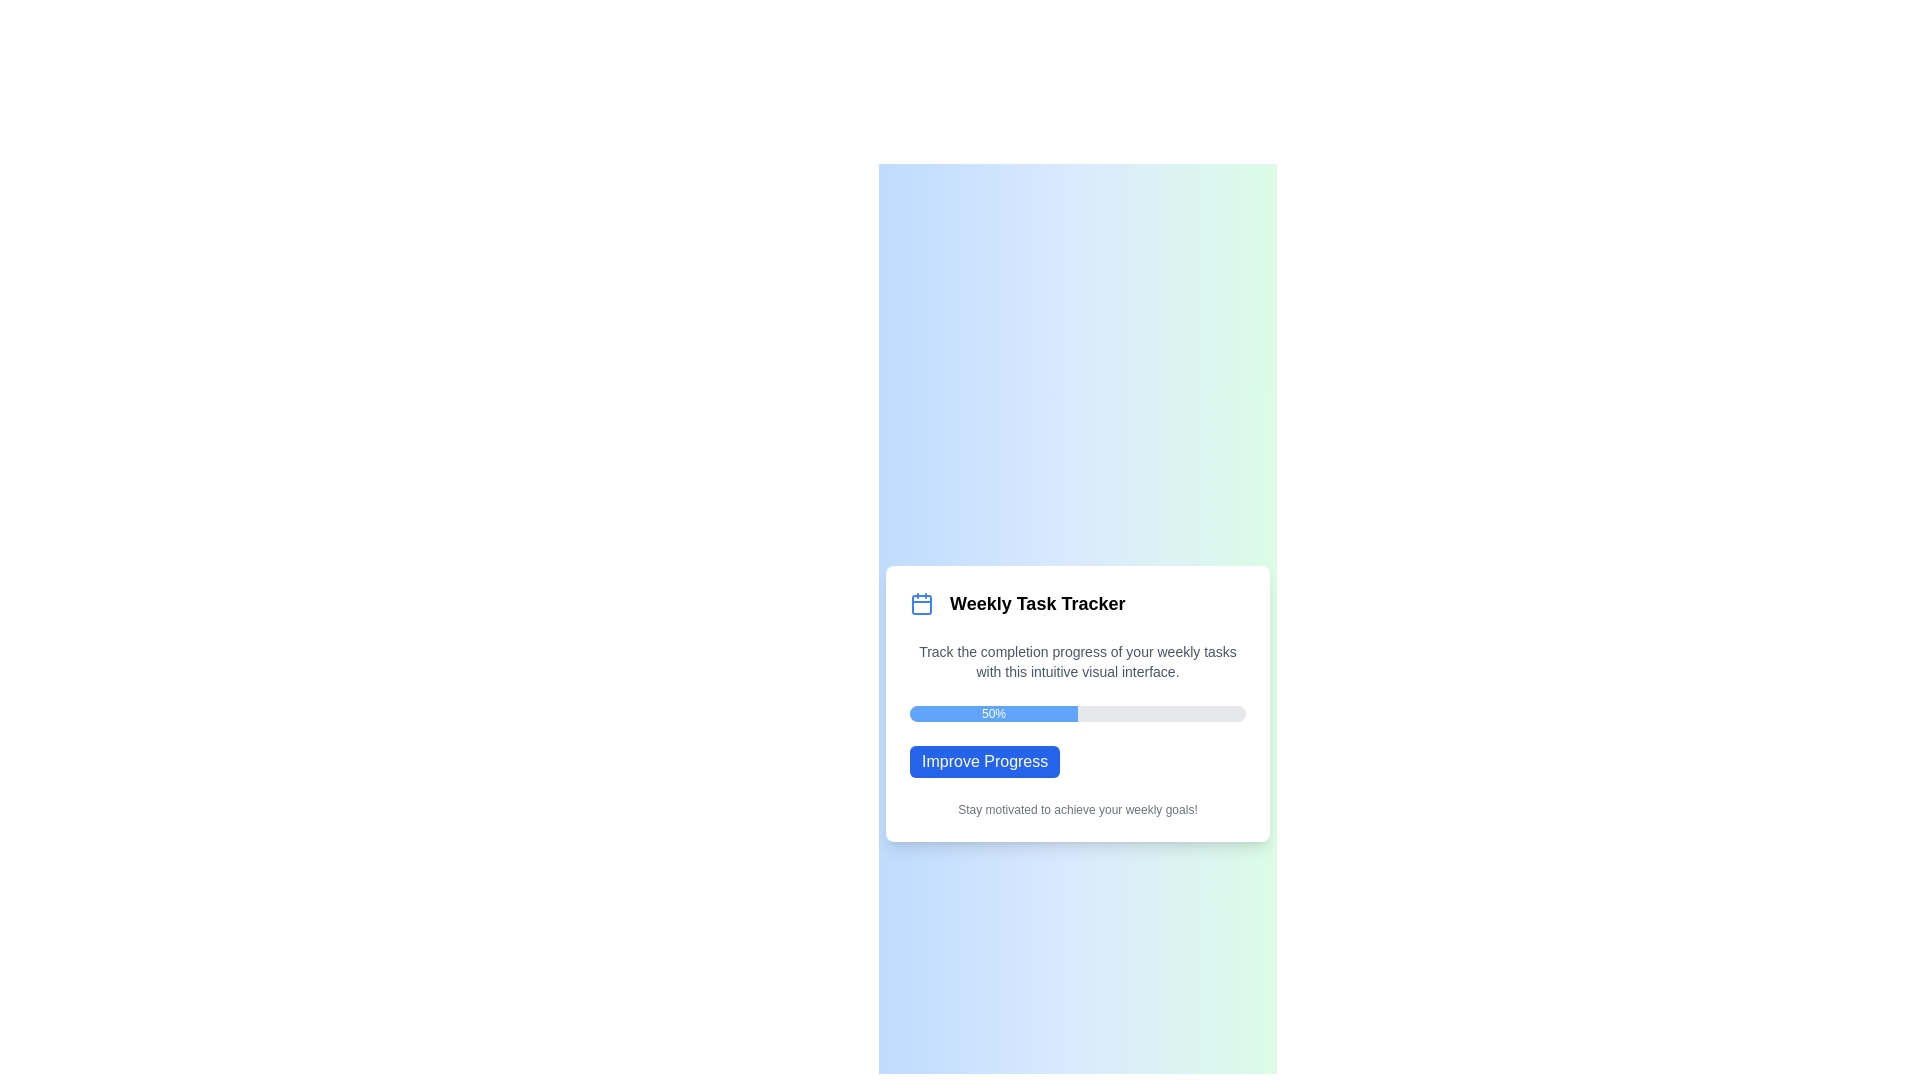  Describe the element at coordinates (1037, 603) in the screenshot. I see `title of the Text Label that displays 'Weekly Task Tracker', which is styled in a large bold font and located prominently in the card header area, next to a calendar icon` at that location.